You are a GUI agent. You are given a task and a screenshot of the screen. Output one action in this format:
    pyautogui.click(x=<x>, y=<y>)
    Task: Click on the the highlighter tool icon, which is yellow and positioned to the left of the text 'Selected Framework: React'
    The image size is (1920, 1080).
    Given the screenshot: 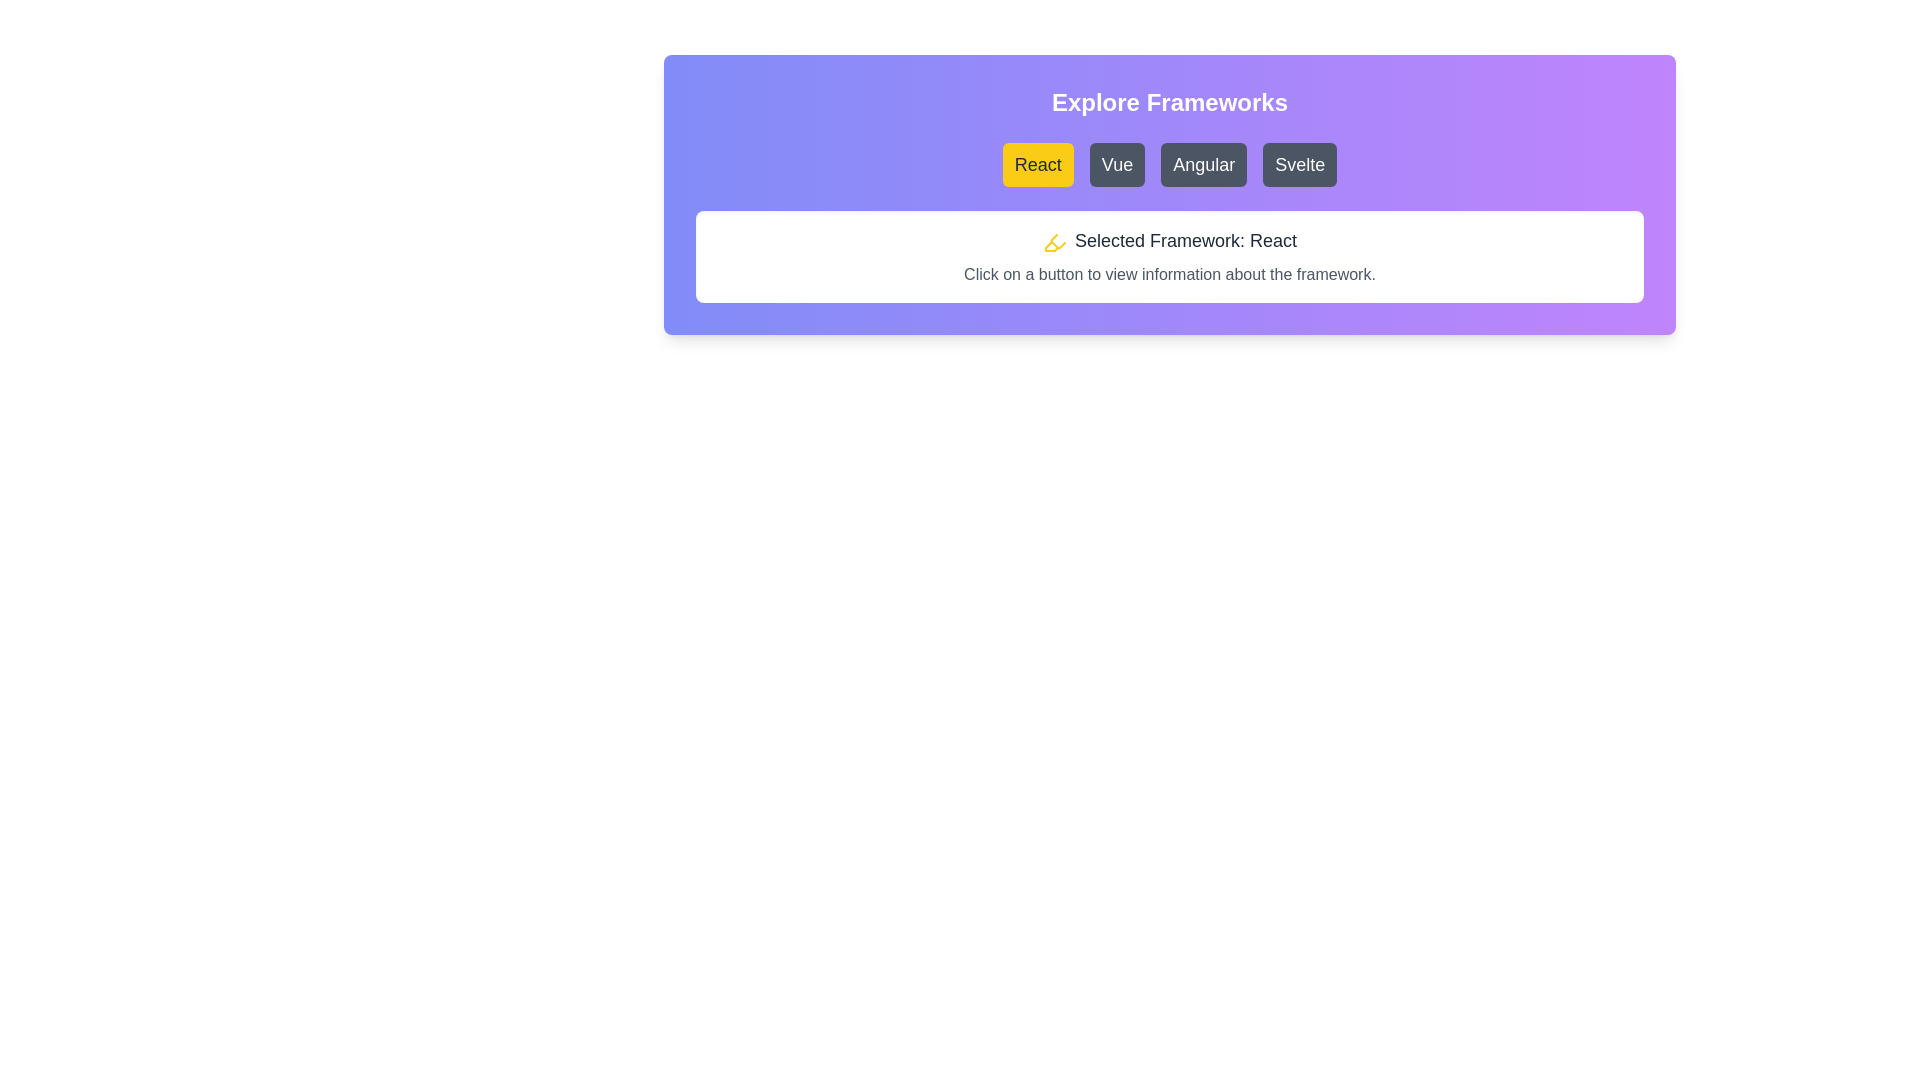 What is the action you would take?
    pyautogui.click(x=1054, y=241)
    